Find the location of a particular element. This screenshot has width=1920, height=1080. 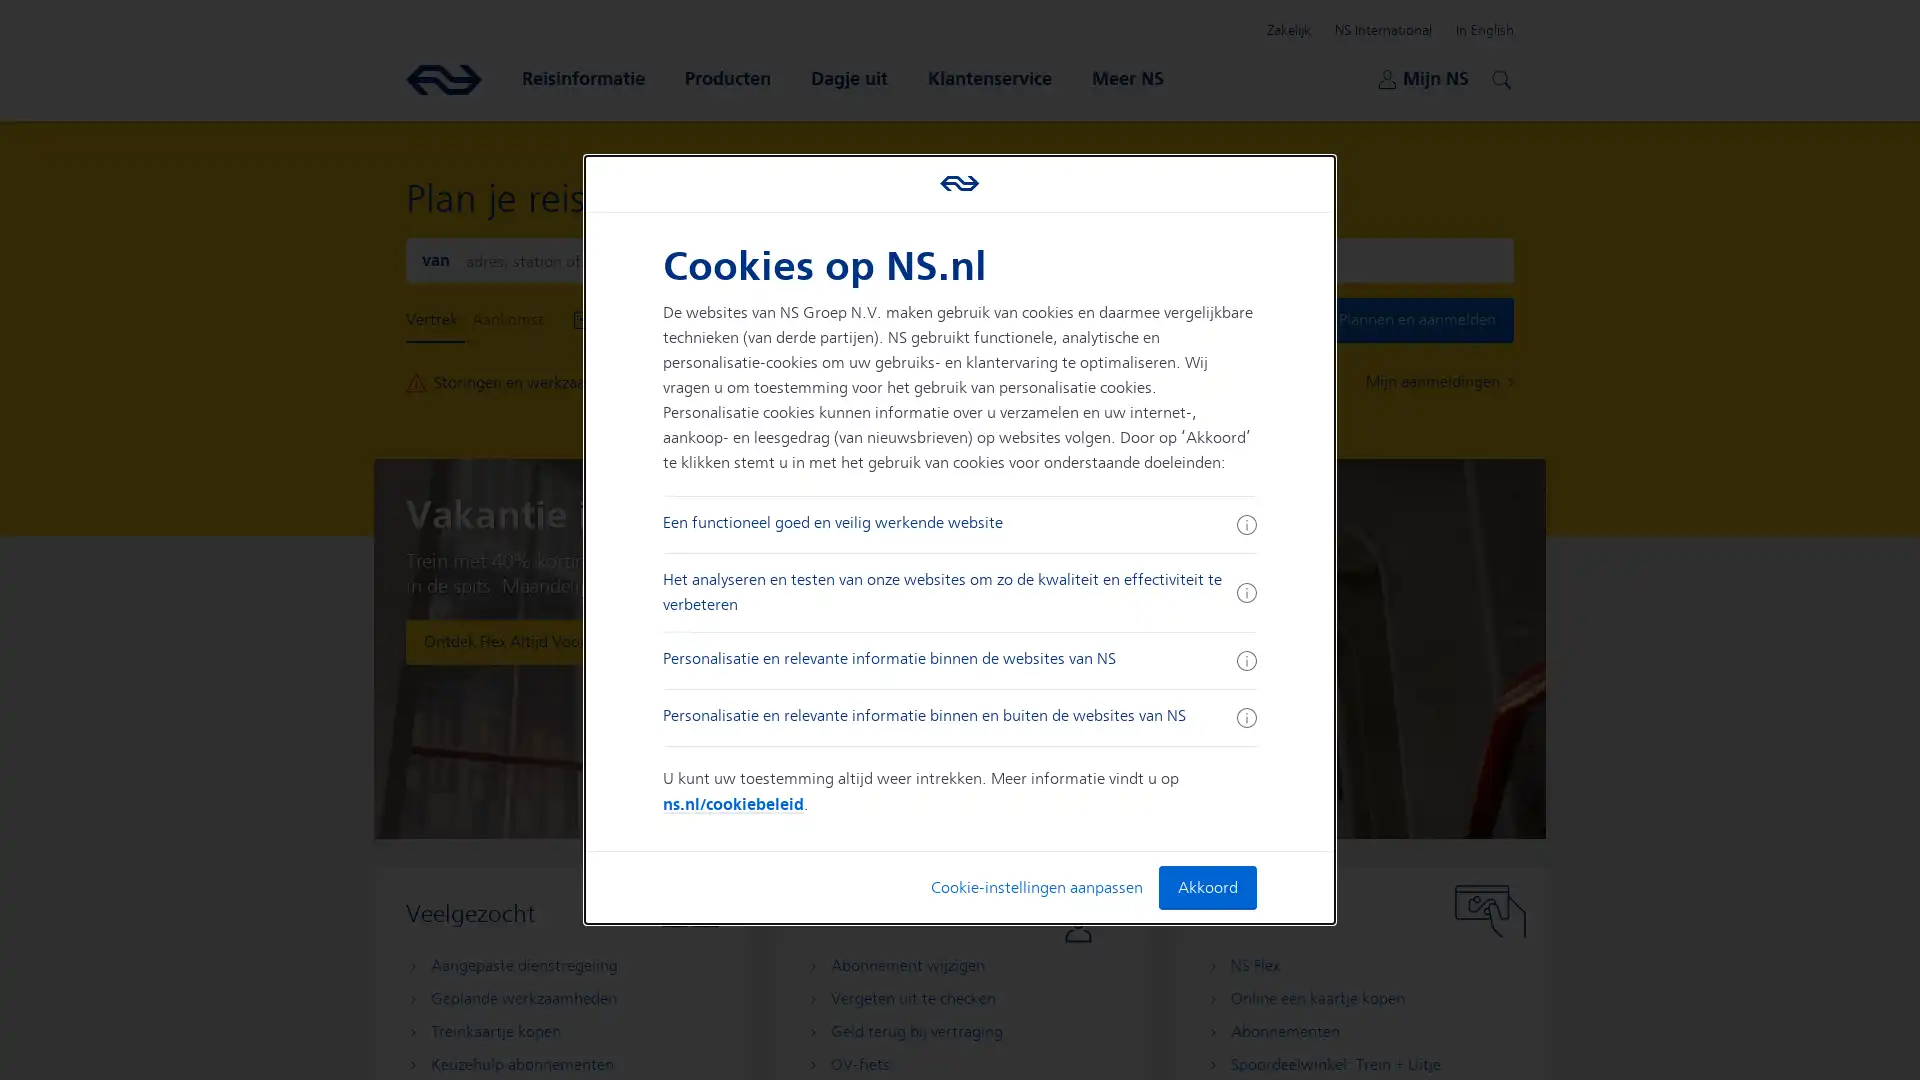

Meer informatie ingeklapt is located at coordinates (1245, 523).